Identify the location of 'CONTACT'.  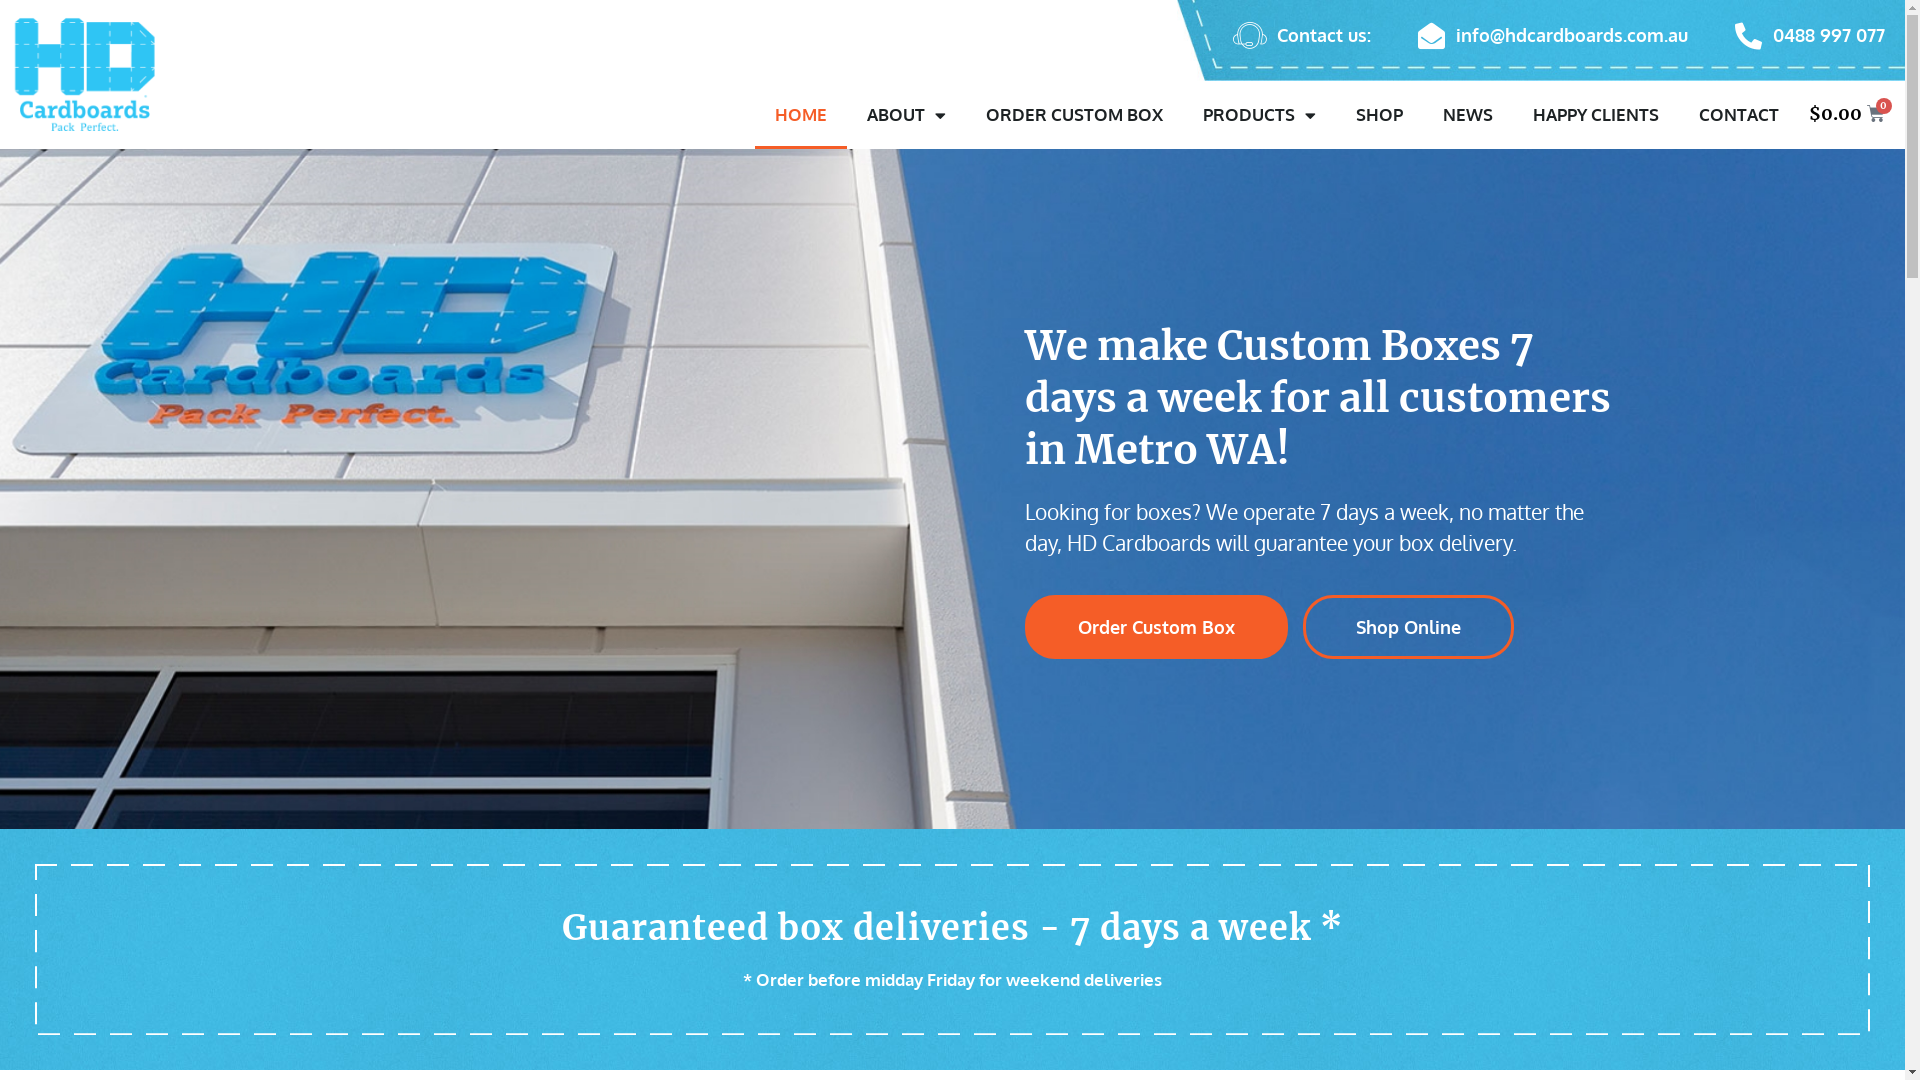
(1737, 115).